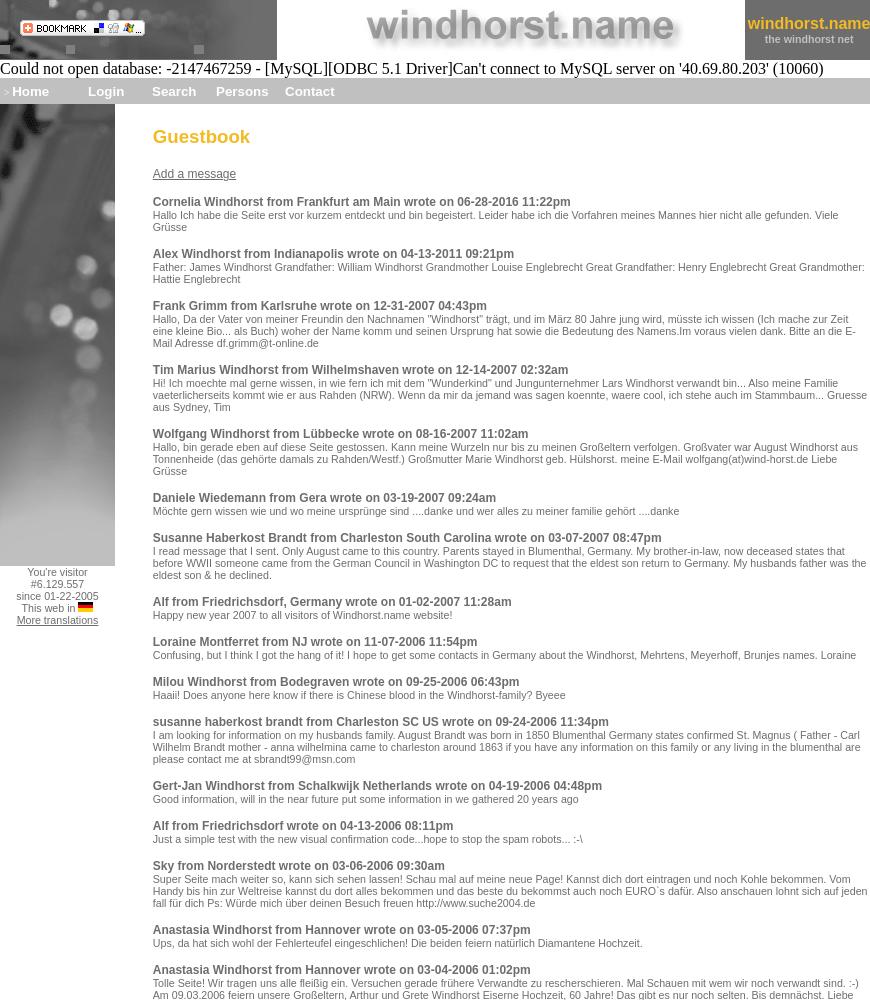 The image size is (870, 1000). Describe the element at coordinates (150, 930) in the screenshot. I see `'Anastasia Windhorst from Hannover wrote on 03-05-2006 07:37pm'` at that location.